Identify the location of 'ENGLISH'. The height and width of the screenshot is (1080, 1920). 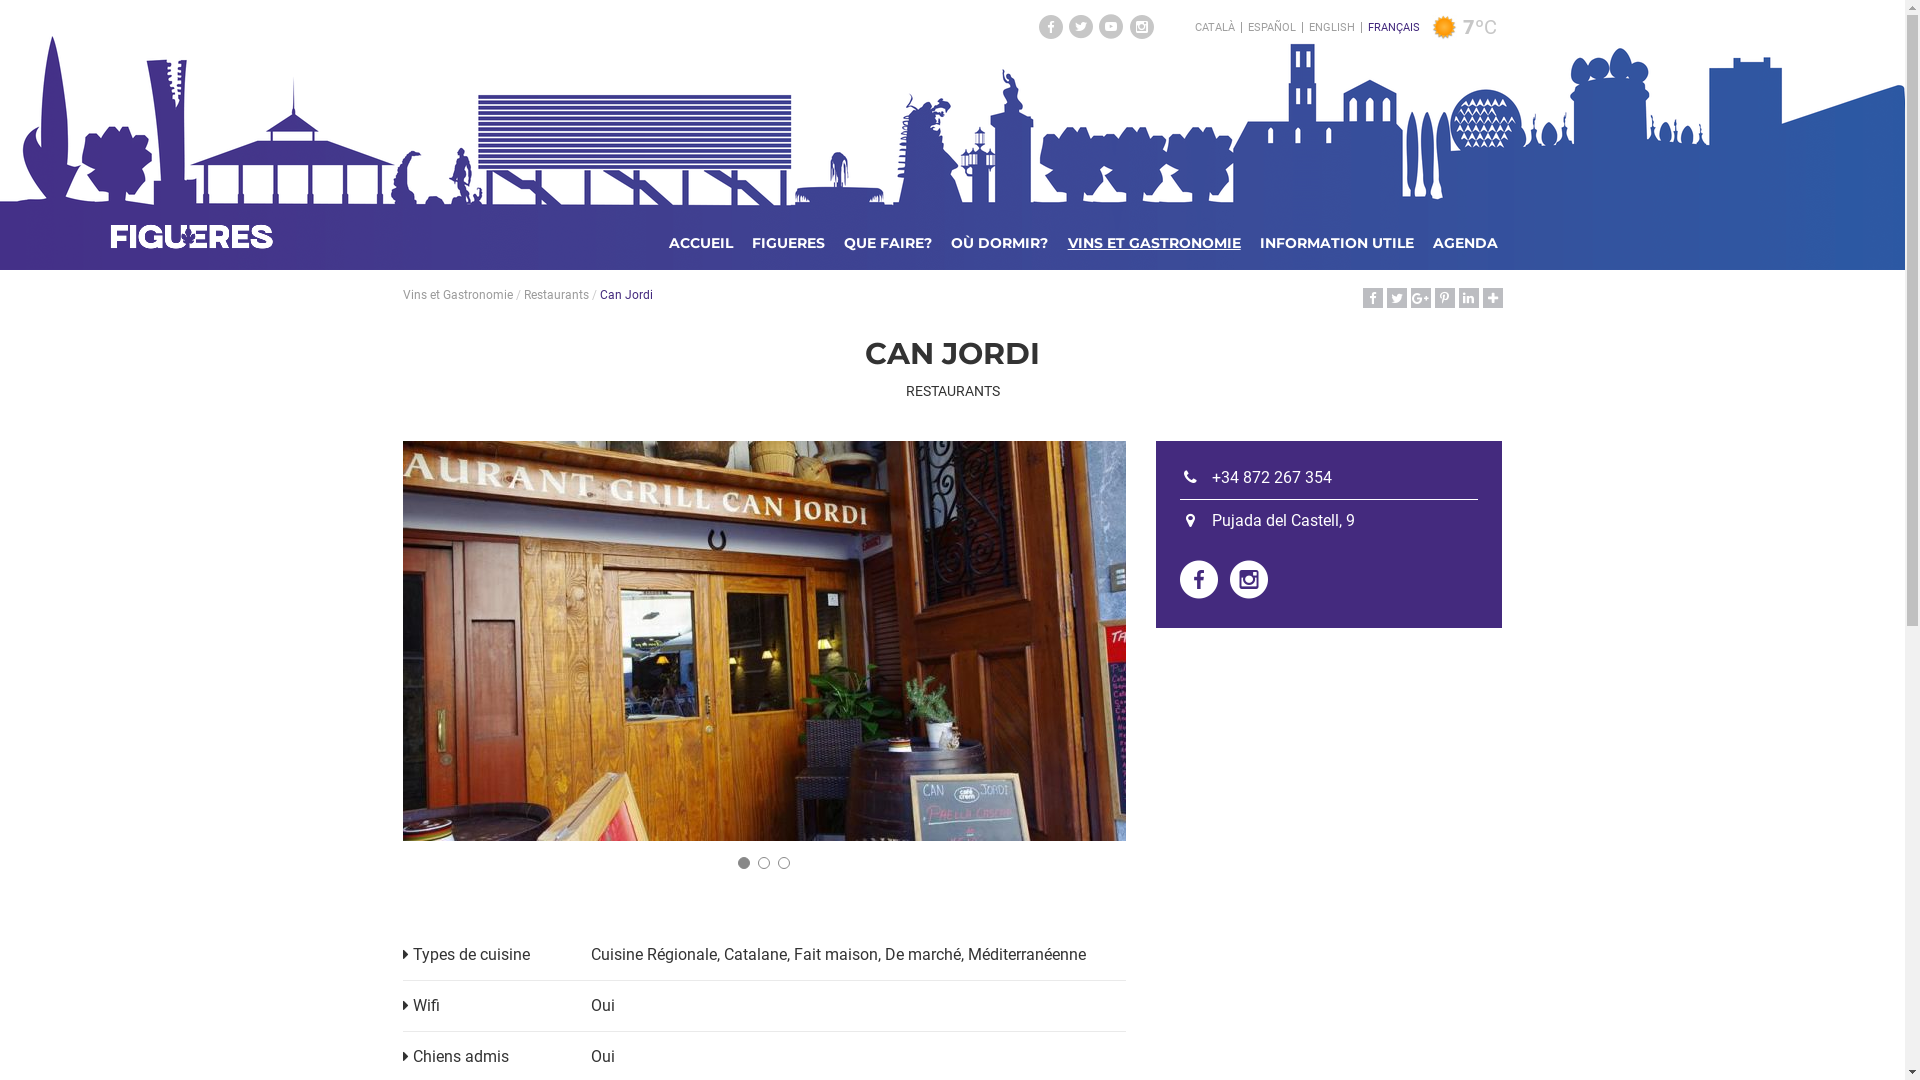
(1331, 27).